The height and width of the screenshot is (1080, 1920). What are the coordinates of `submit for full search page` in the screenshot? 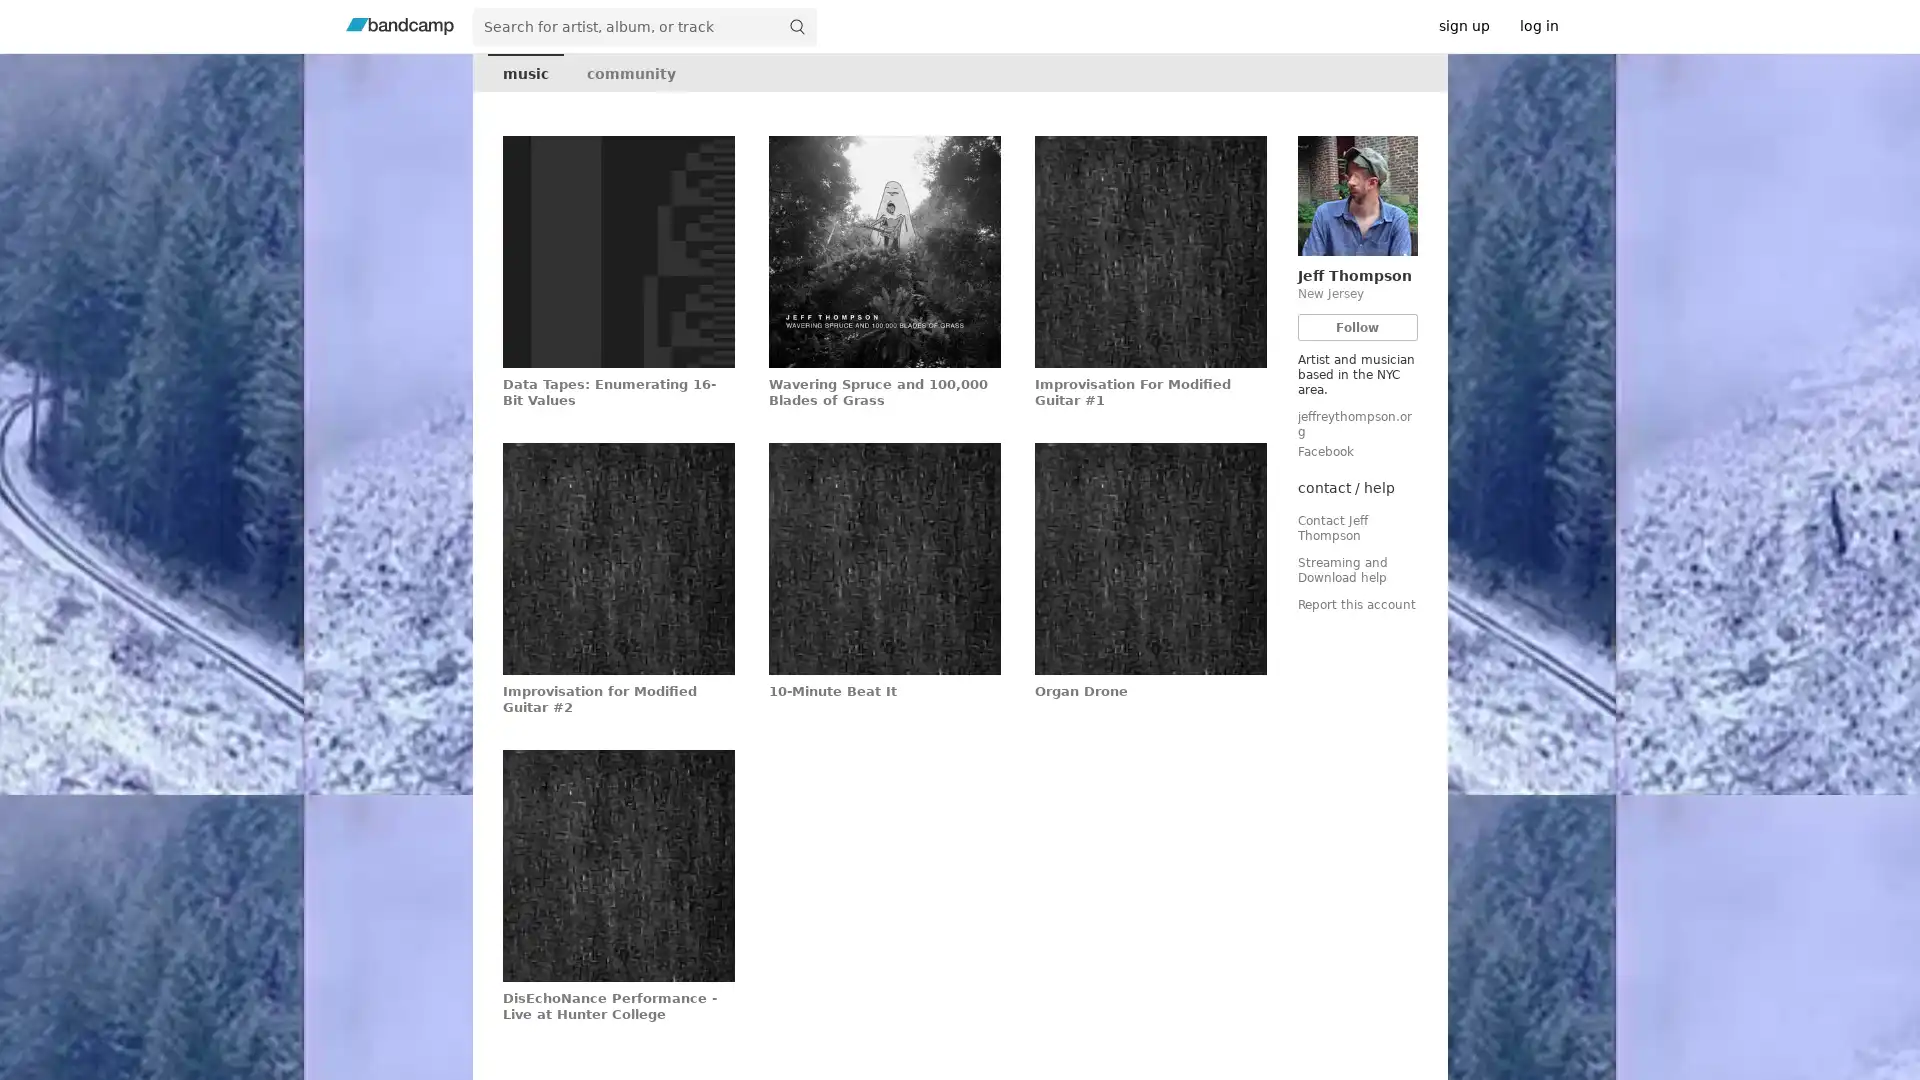 It's located at (795, 26).